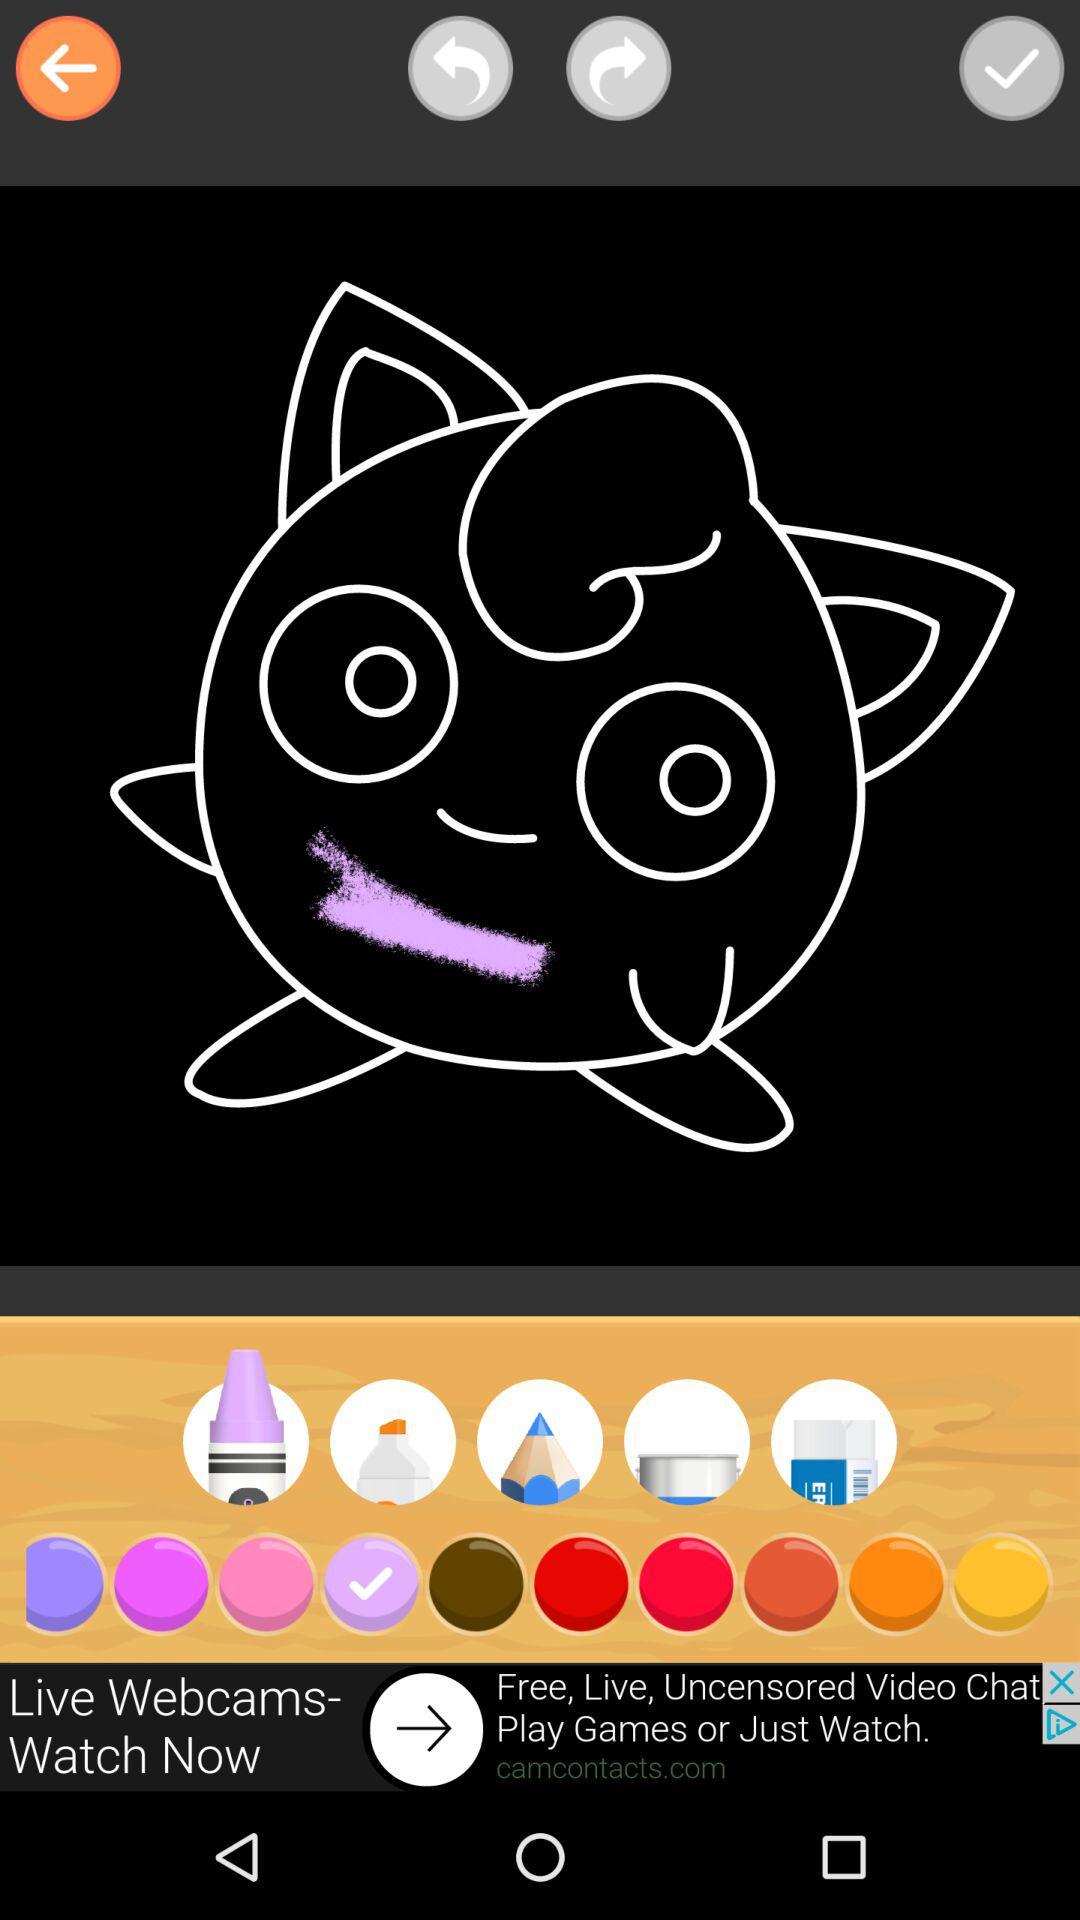 This screenshot has width=1080, height=1920. Describe the element at coordinates (1011, 68) in the screenshot. I see `check option` at that location.